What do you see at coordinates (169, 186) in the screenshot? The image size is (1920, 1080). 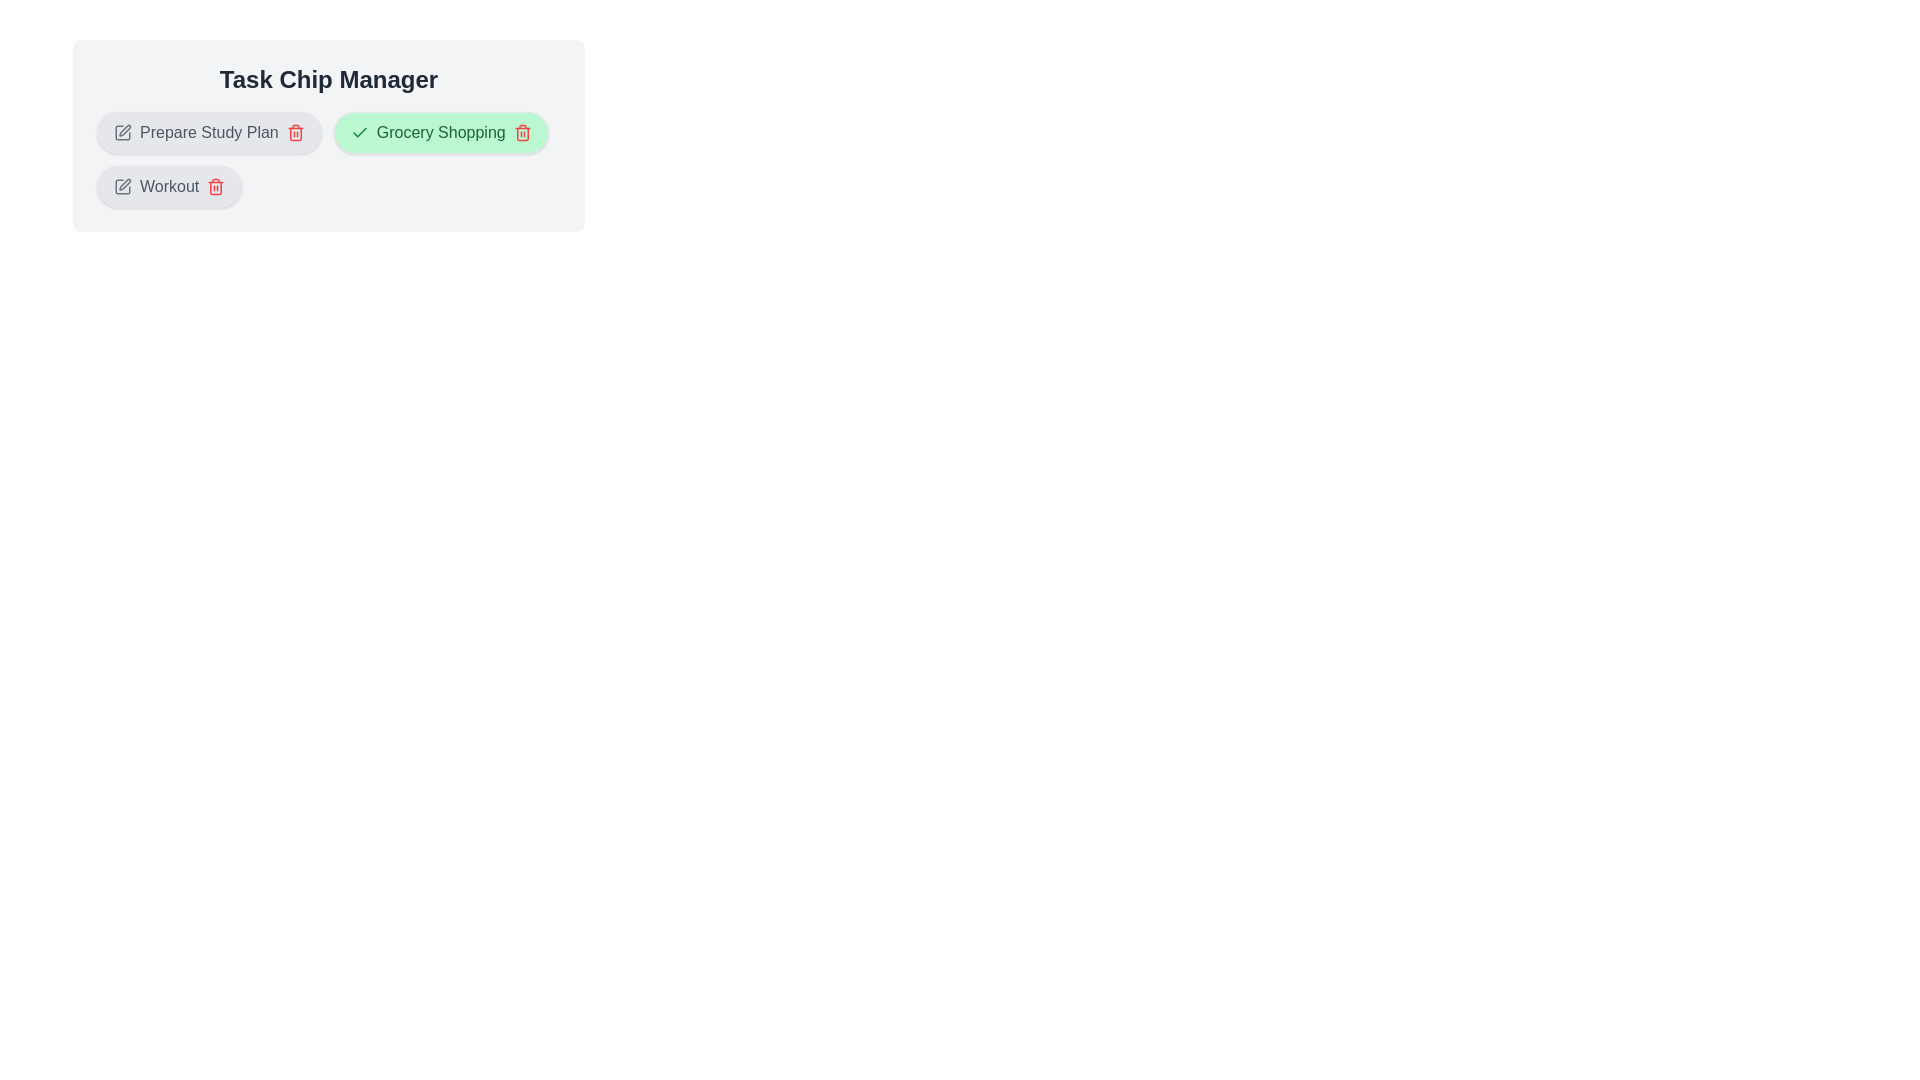 I see `the edit icon on the third task chip labeled 'Workout' to modify the task` at bounding box center [169, 186].